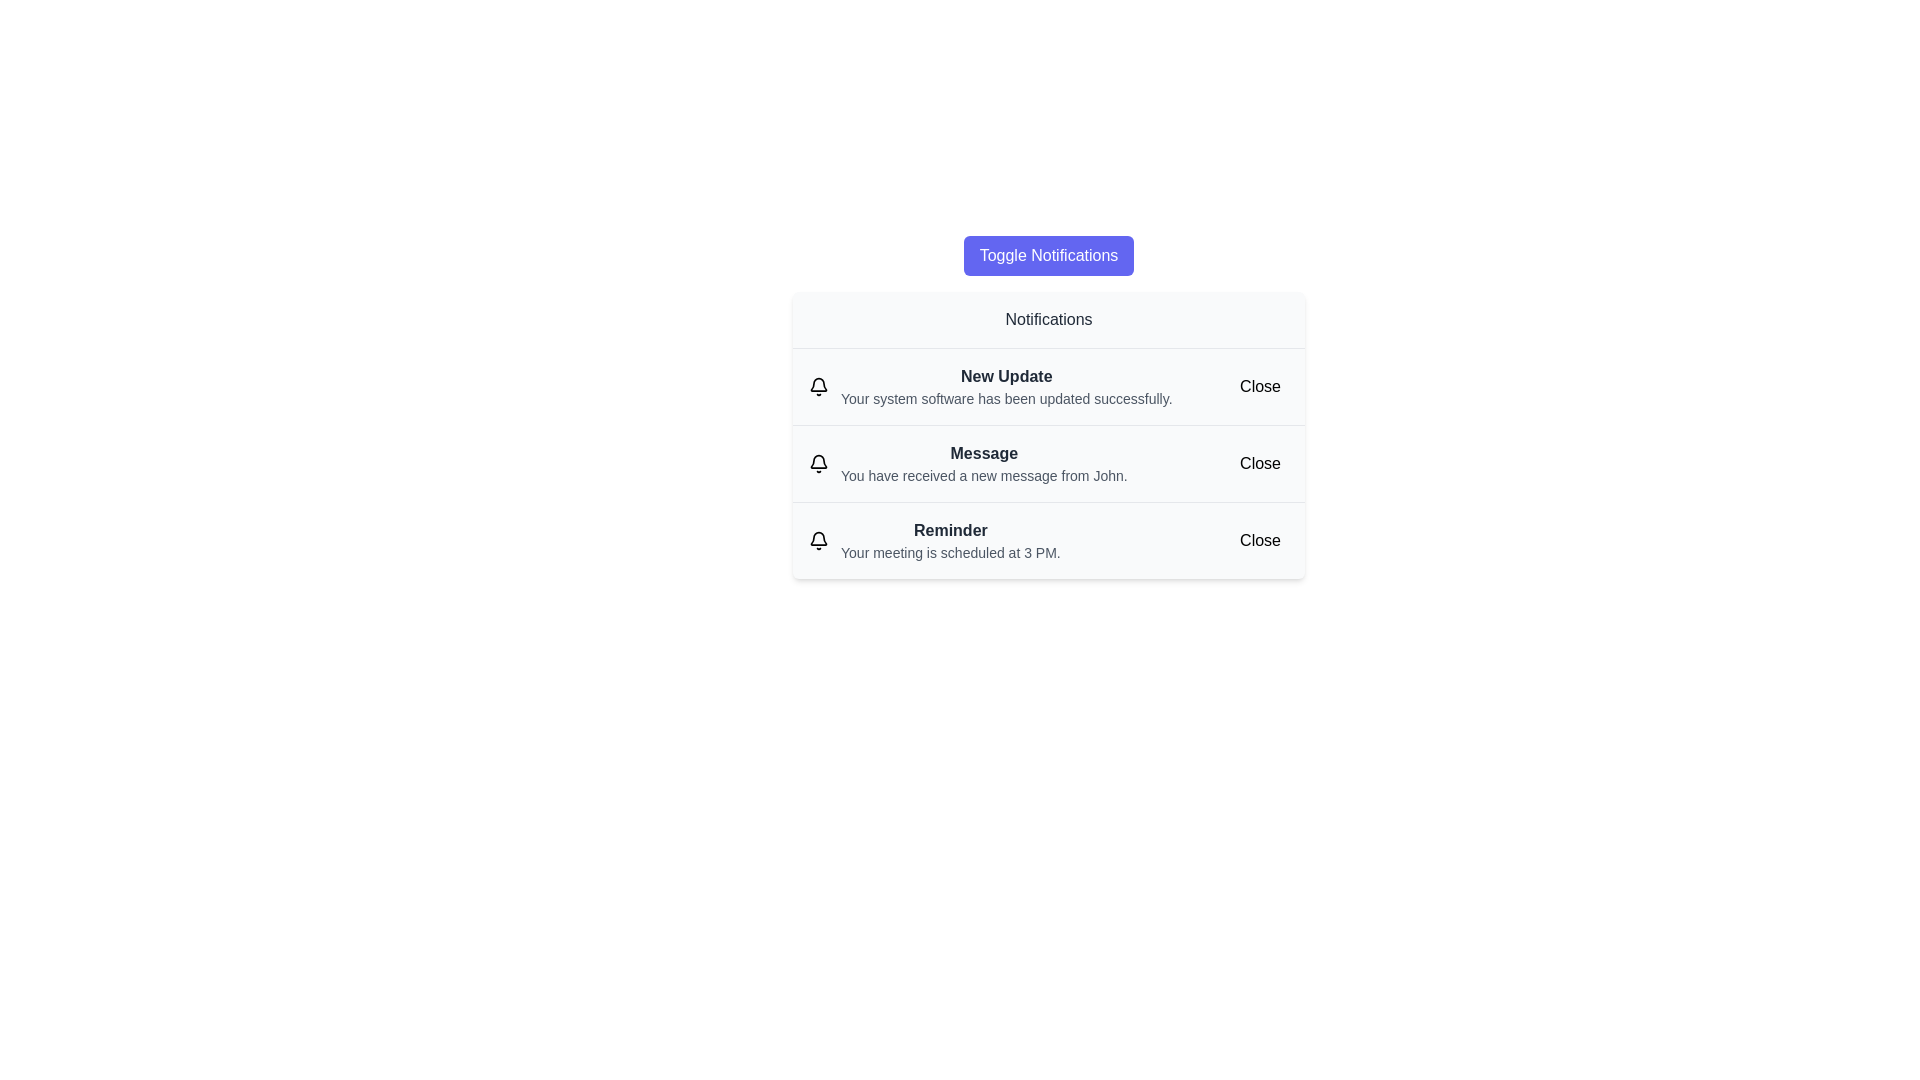  I want to click on the close button for the 'New Update' notification, so click(1259, 386).